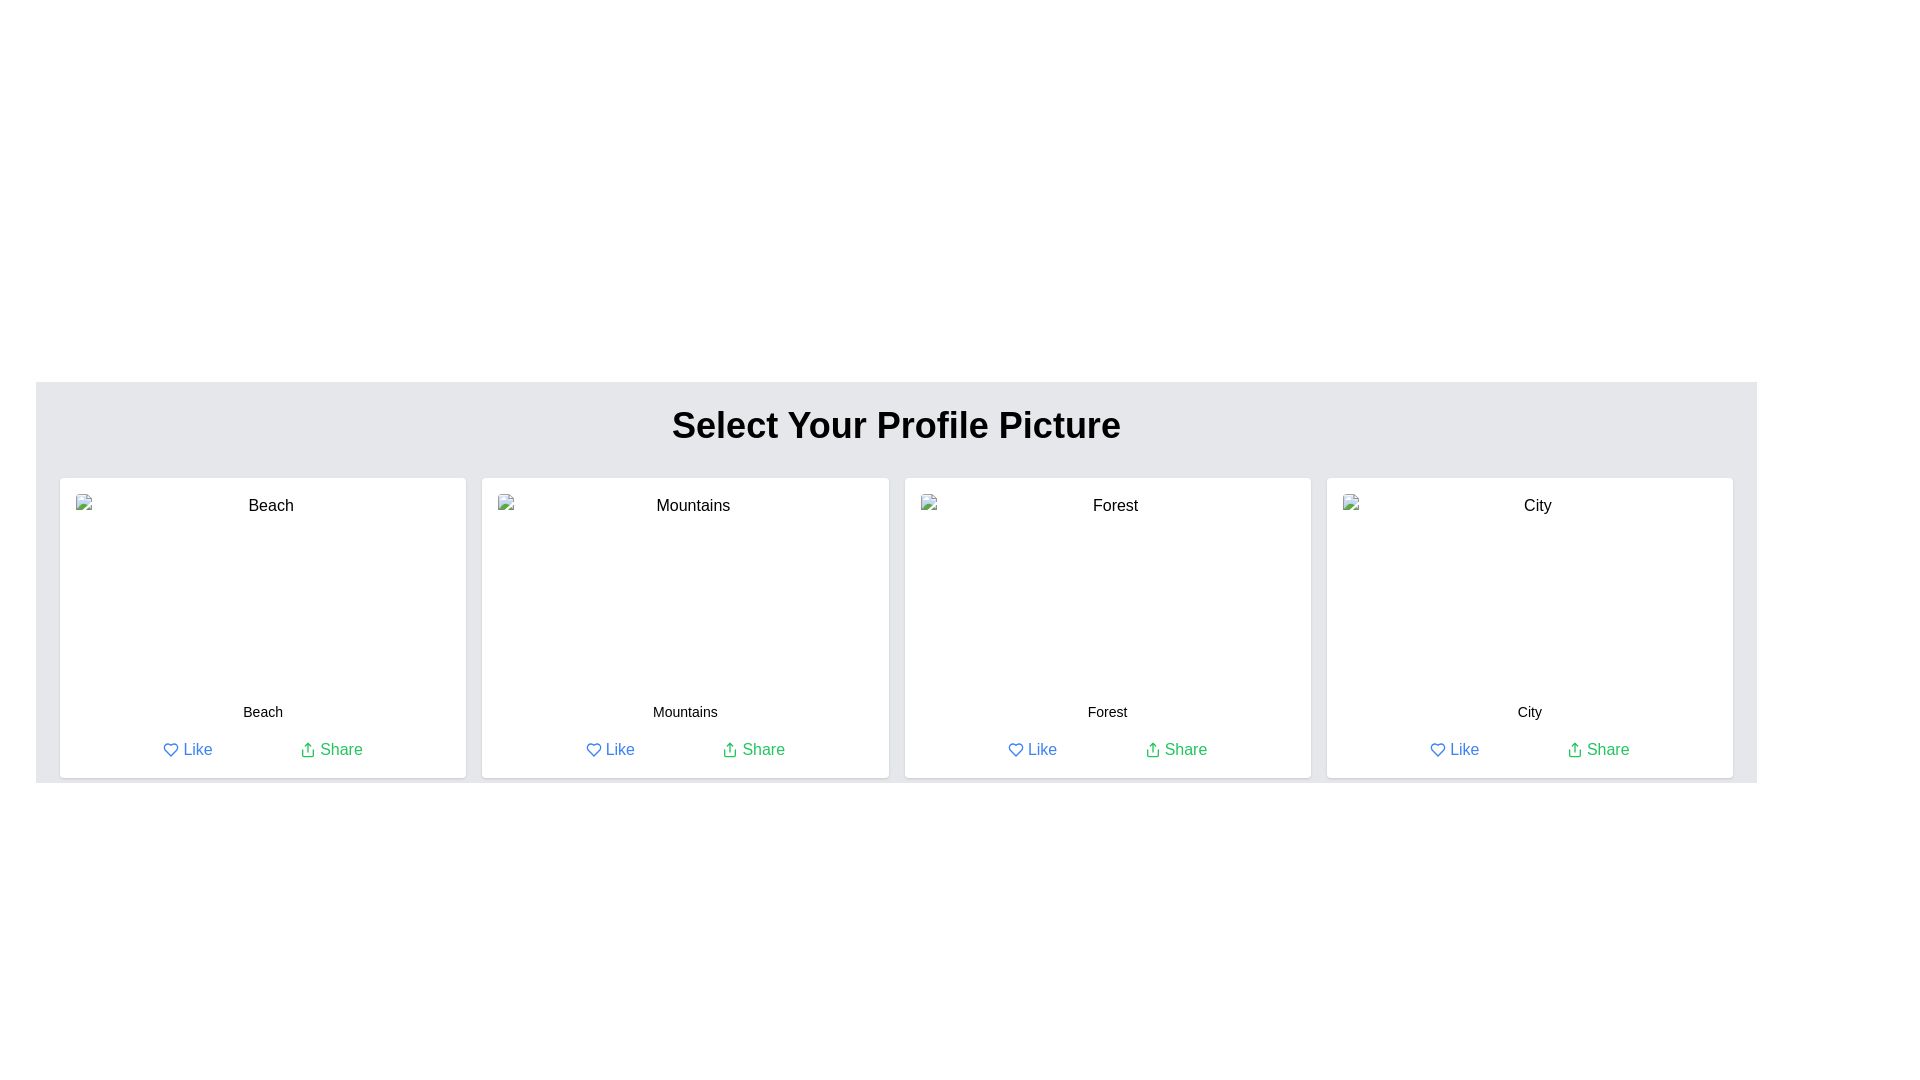 Image resolution: width=1920 pixels, height=1080 pixels. What do you see at coordinates (1437, 749) in the screenshot?
I see `the 'Like' button icon located at the bottom of the 'City' card section, to the left of the text 'Like' and below the title 'City'` at bounding box center [1437, 749].